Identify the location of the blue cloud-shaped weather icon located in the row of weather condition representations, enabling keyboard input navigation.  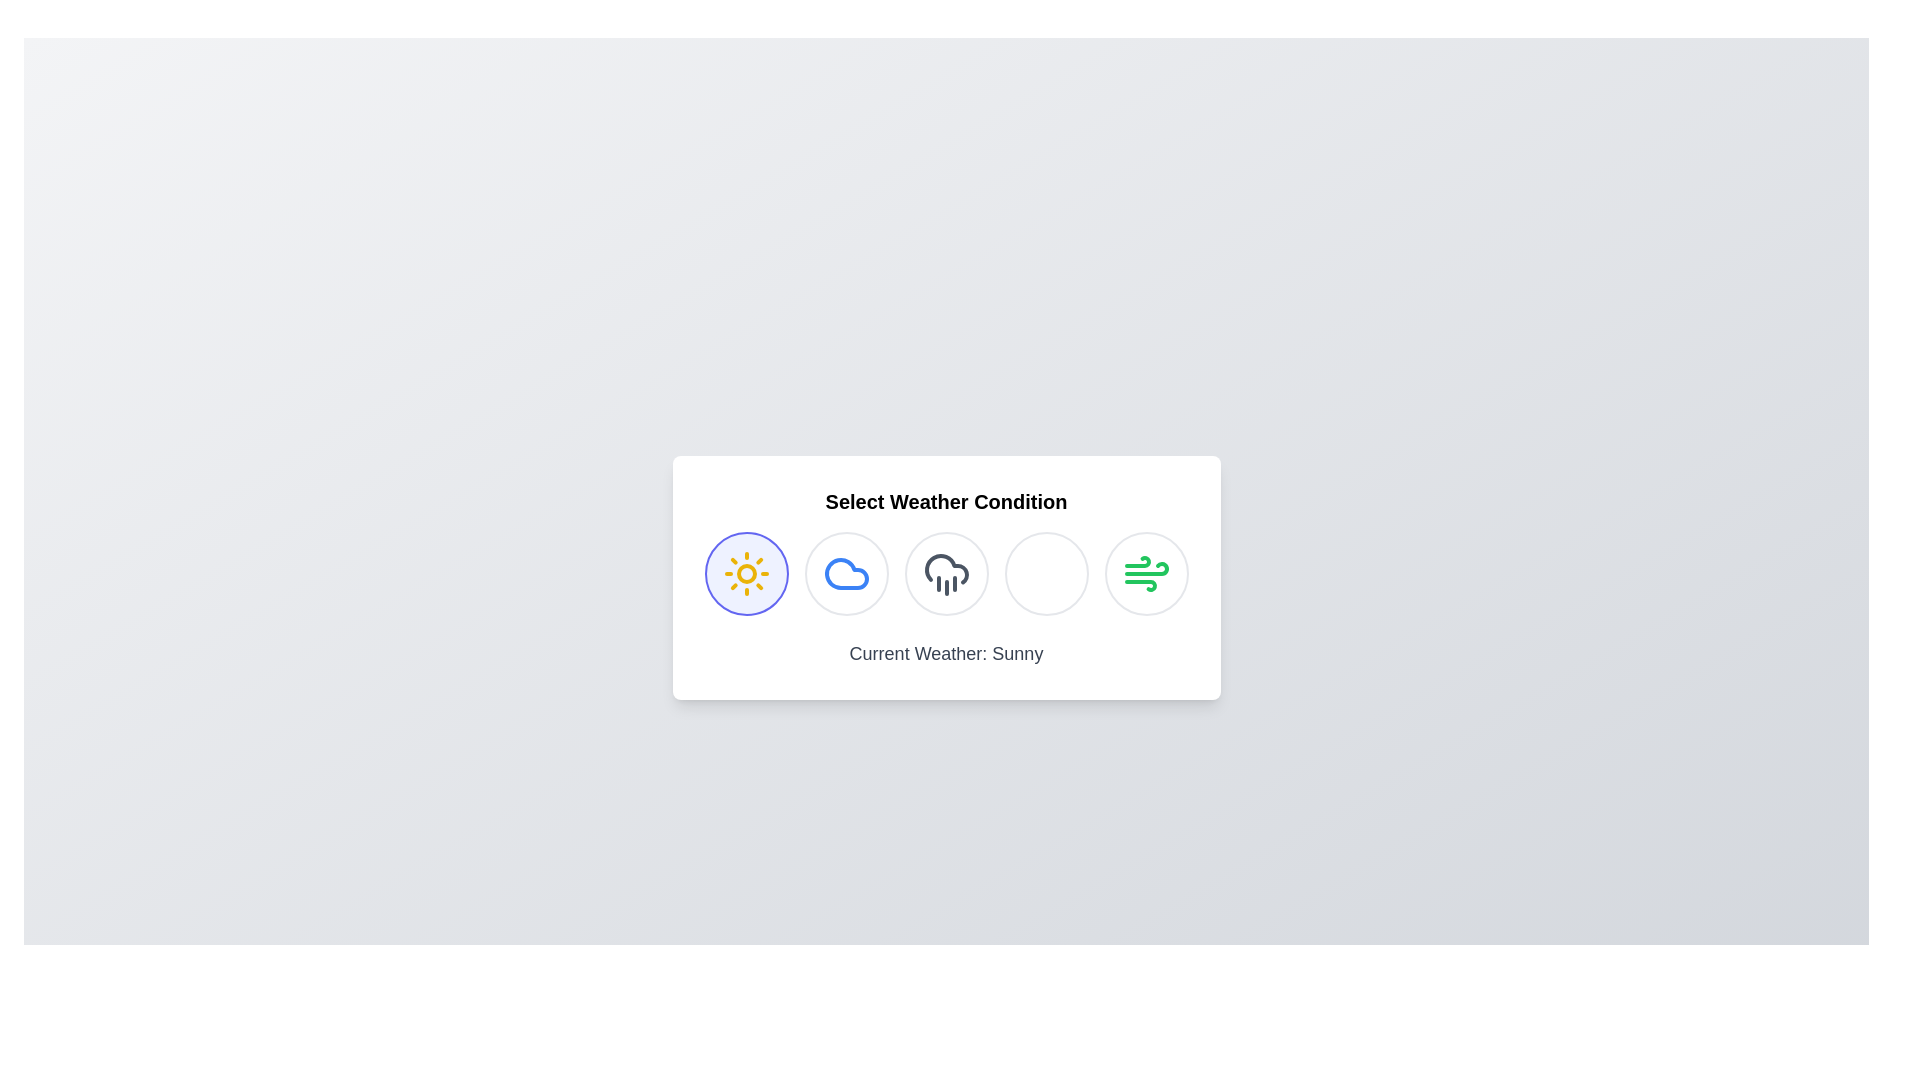
(846, 574).